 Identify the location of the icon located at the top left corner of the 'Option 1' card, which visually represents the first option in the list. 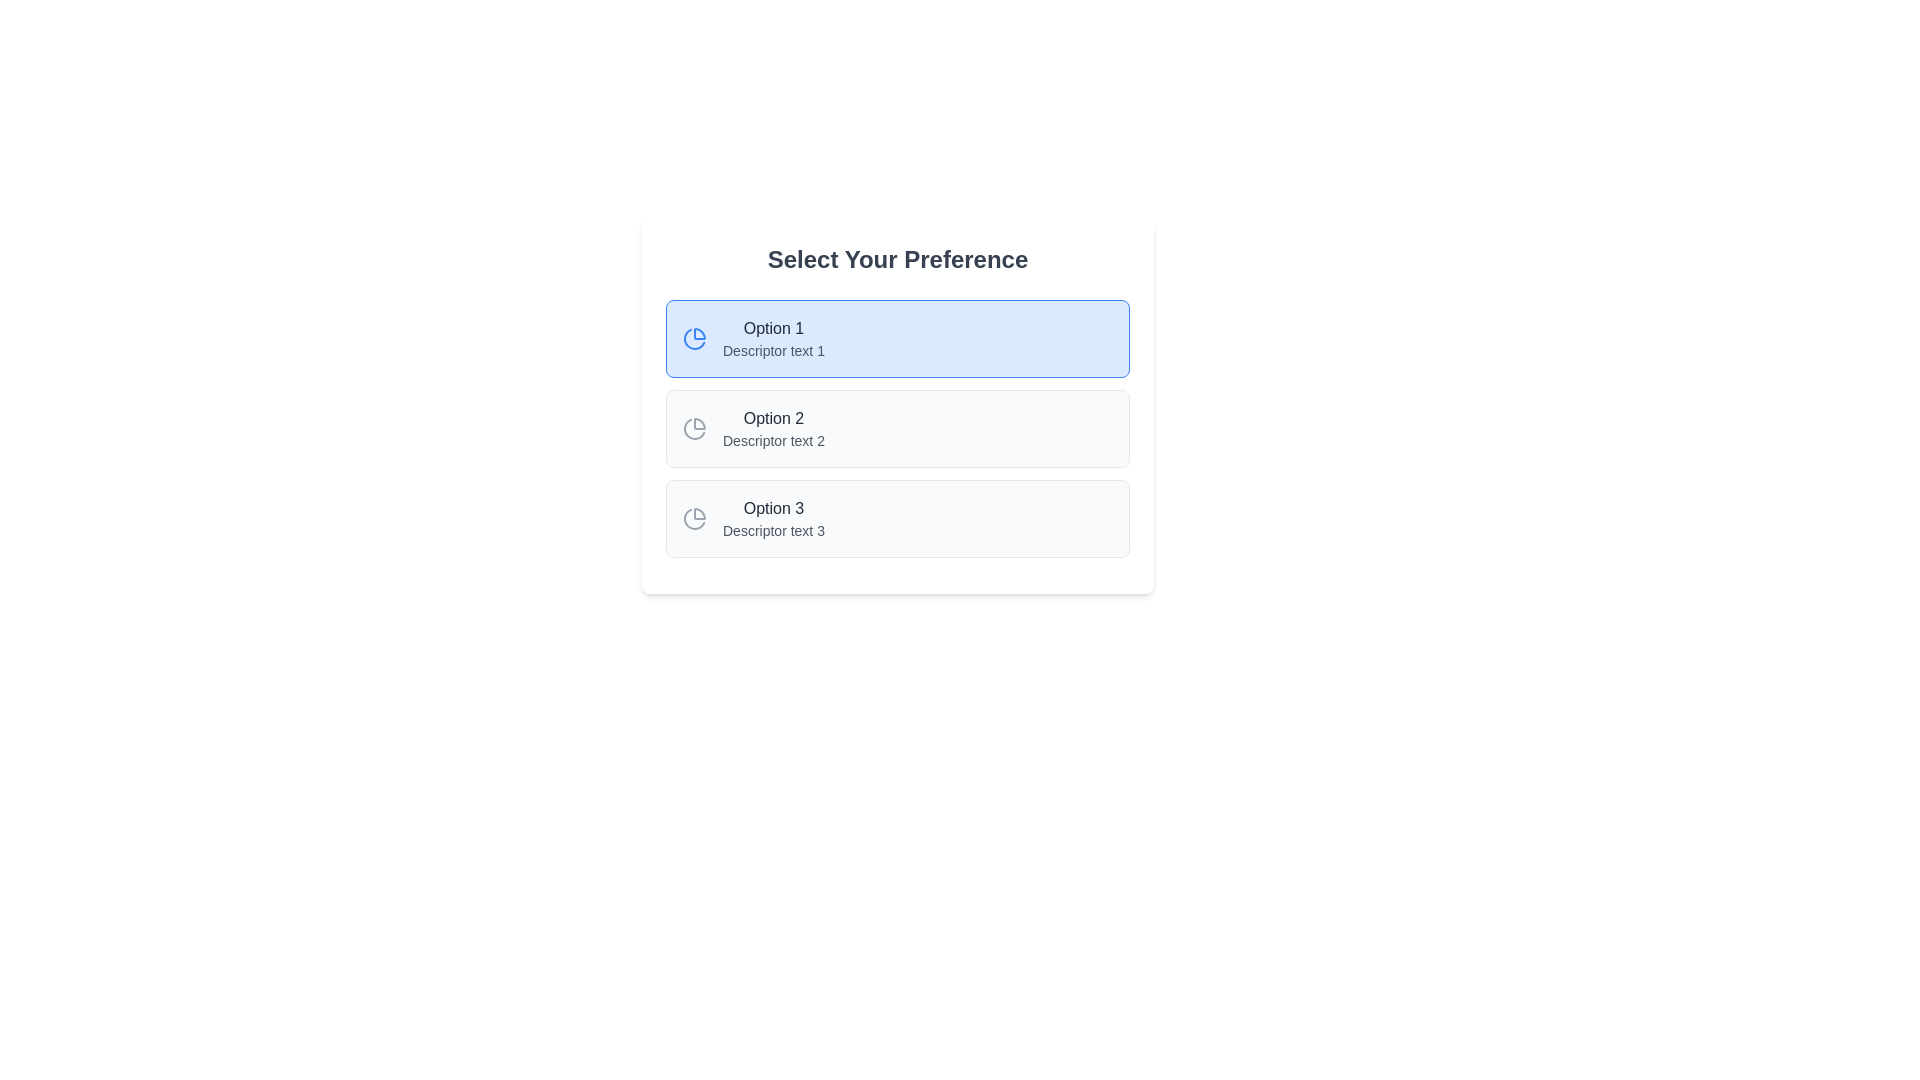
(695, 338).